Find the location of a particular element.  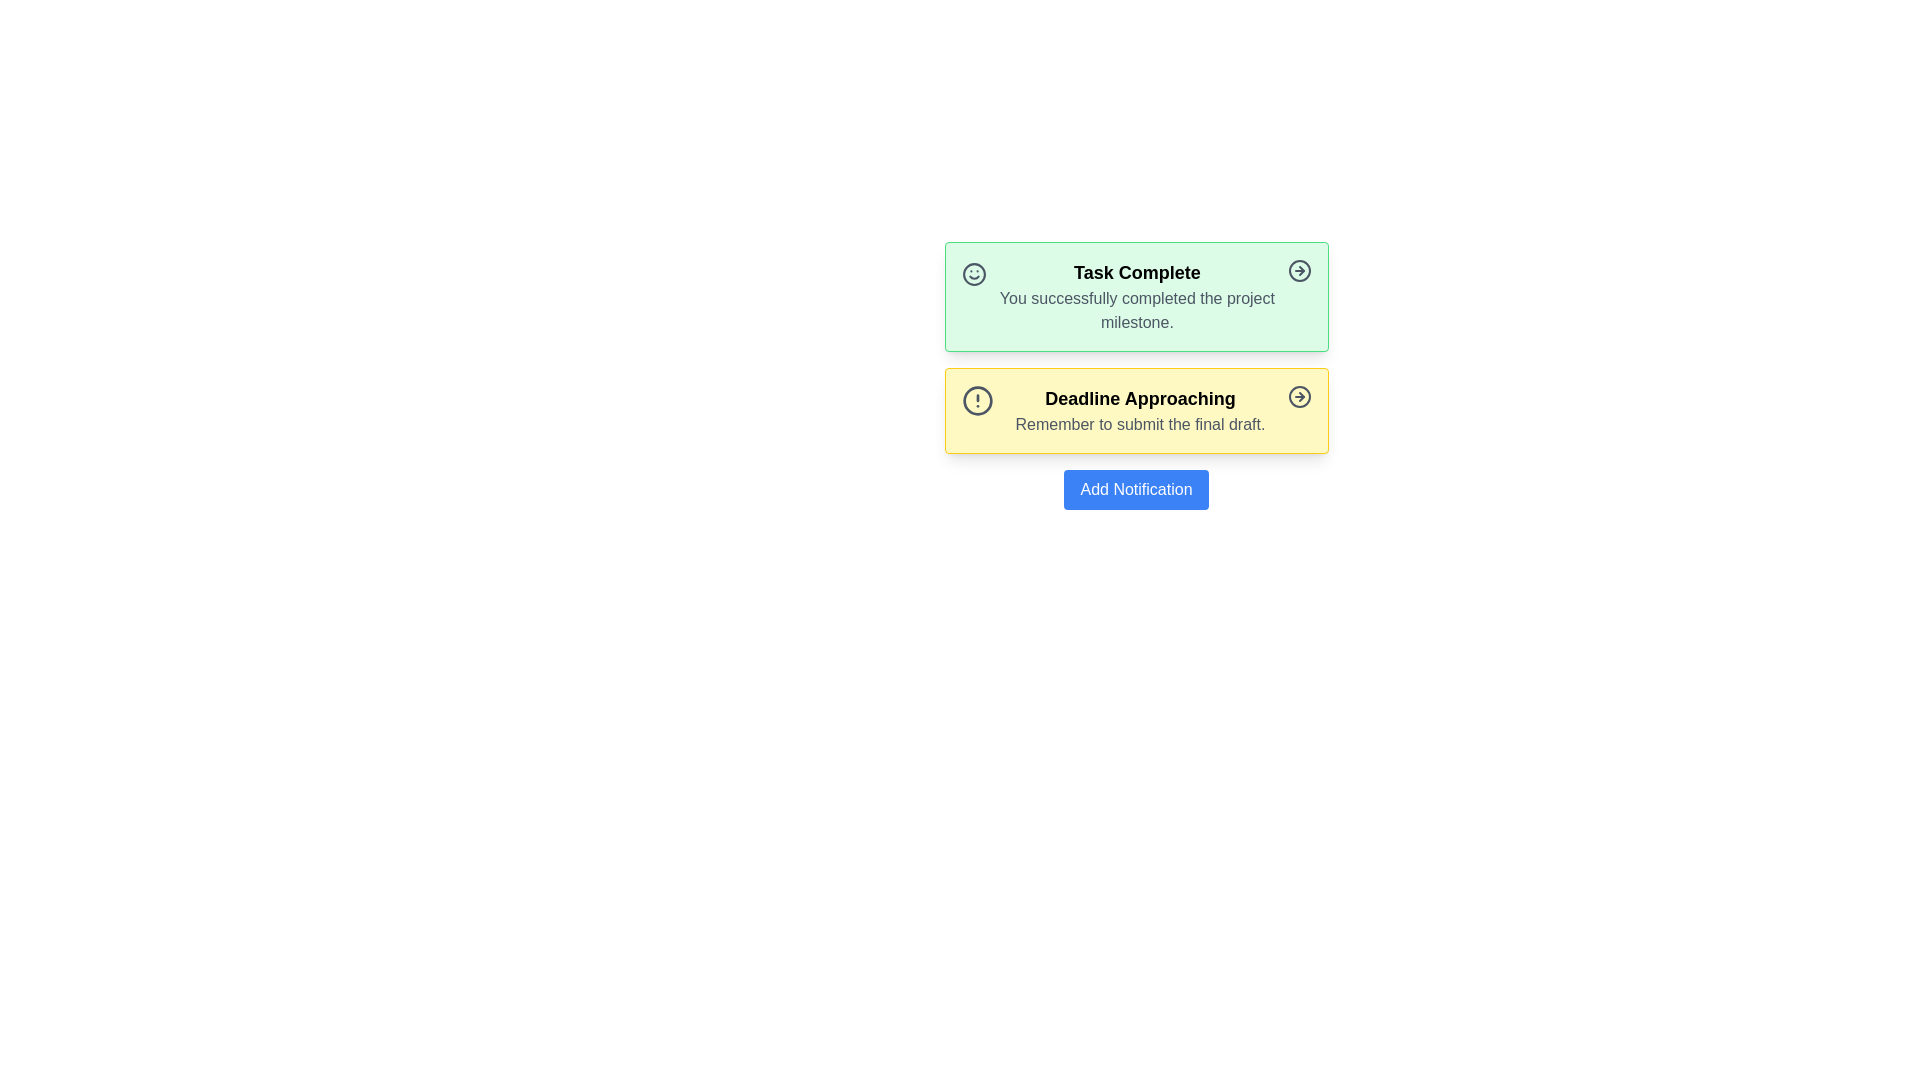

'Add Notification' button to add a new notification is located at coordinates (1136, 489).